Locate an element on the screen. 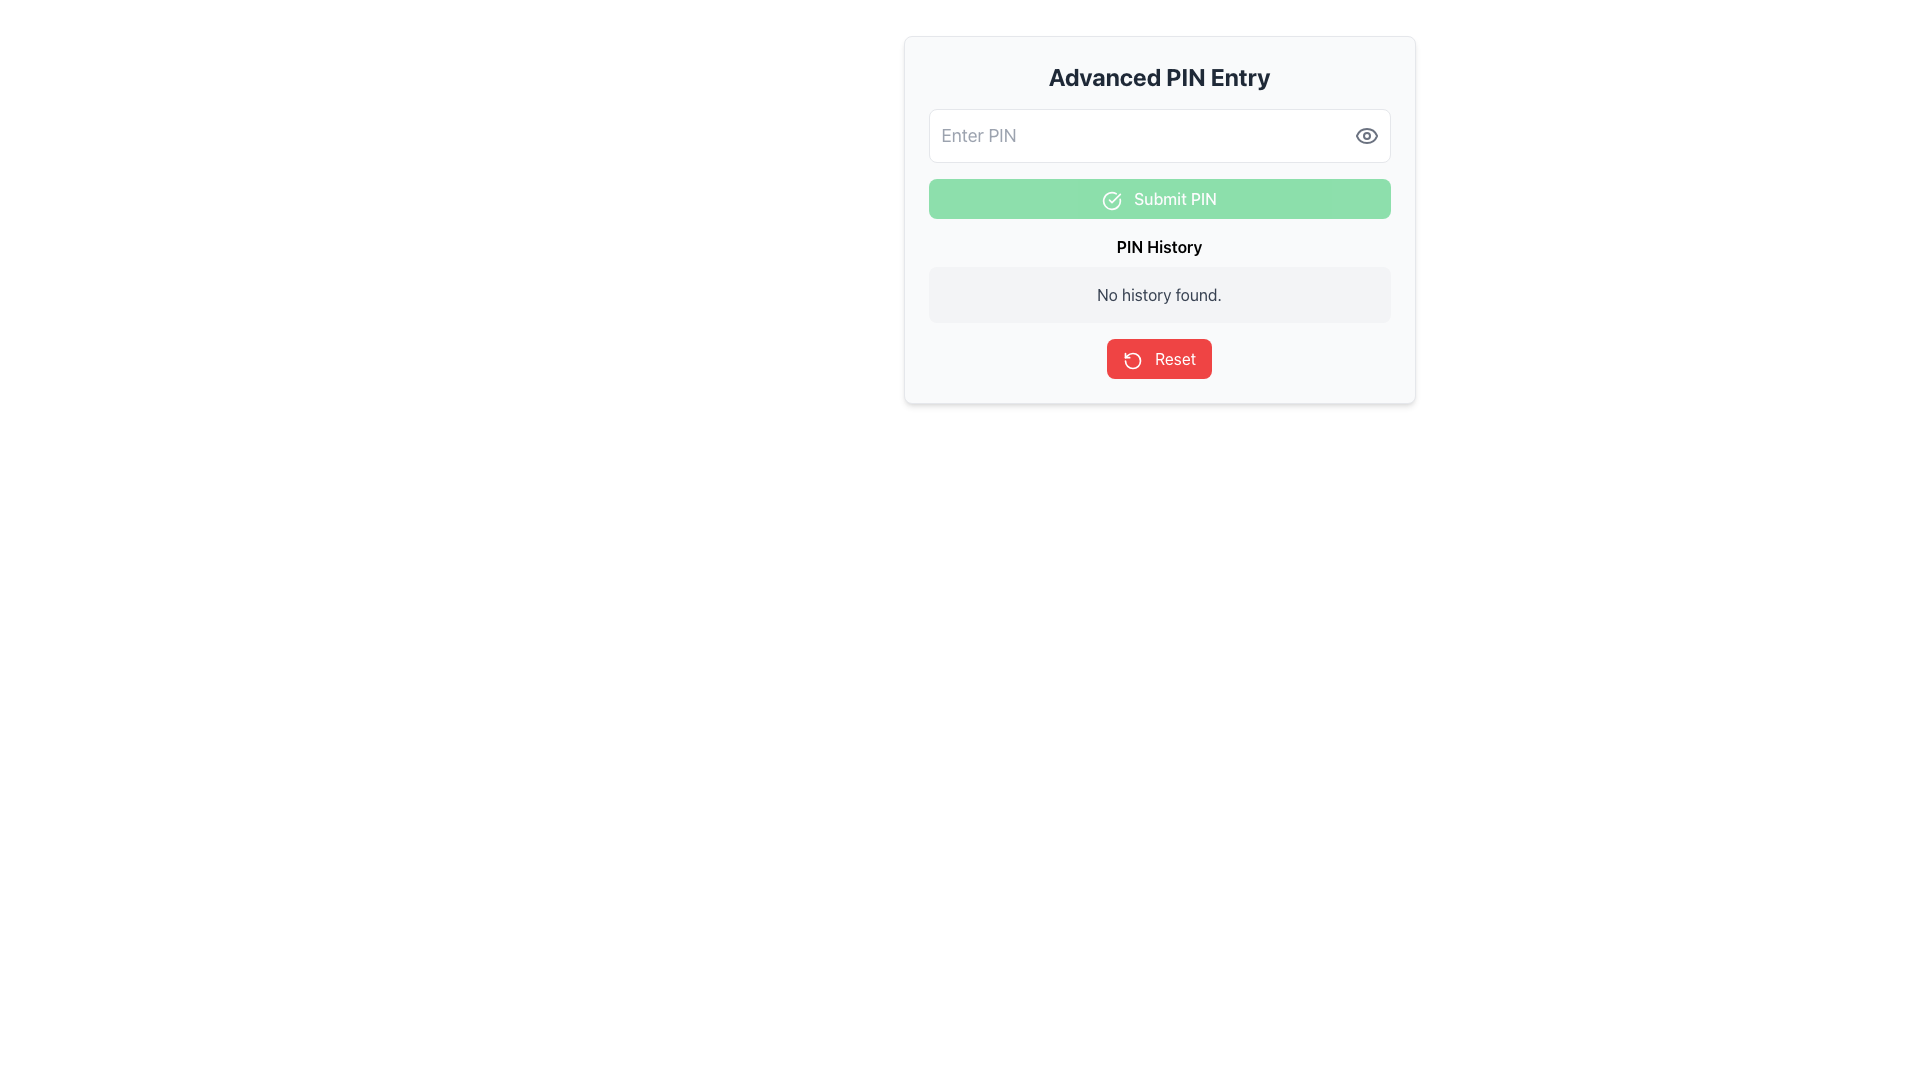 This screenshot has width=1920, height=1080. the visibility toggle icon button located immediately to the right of the 'Enter PIN' text field in the 'Advanced PIN Entry' interface is located at coordinates (1365, 135).